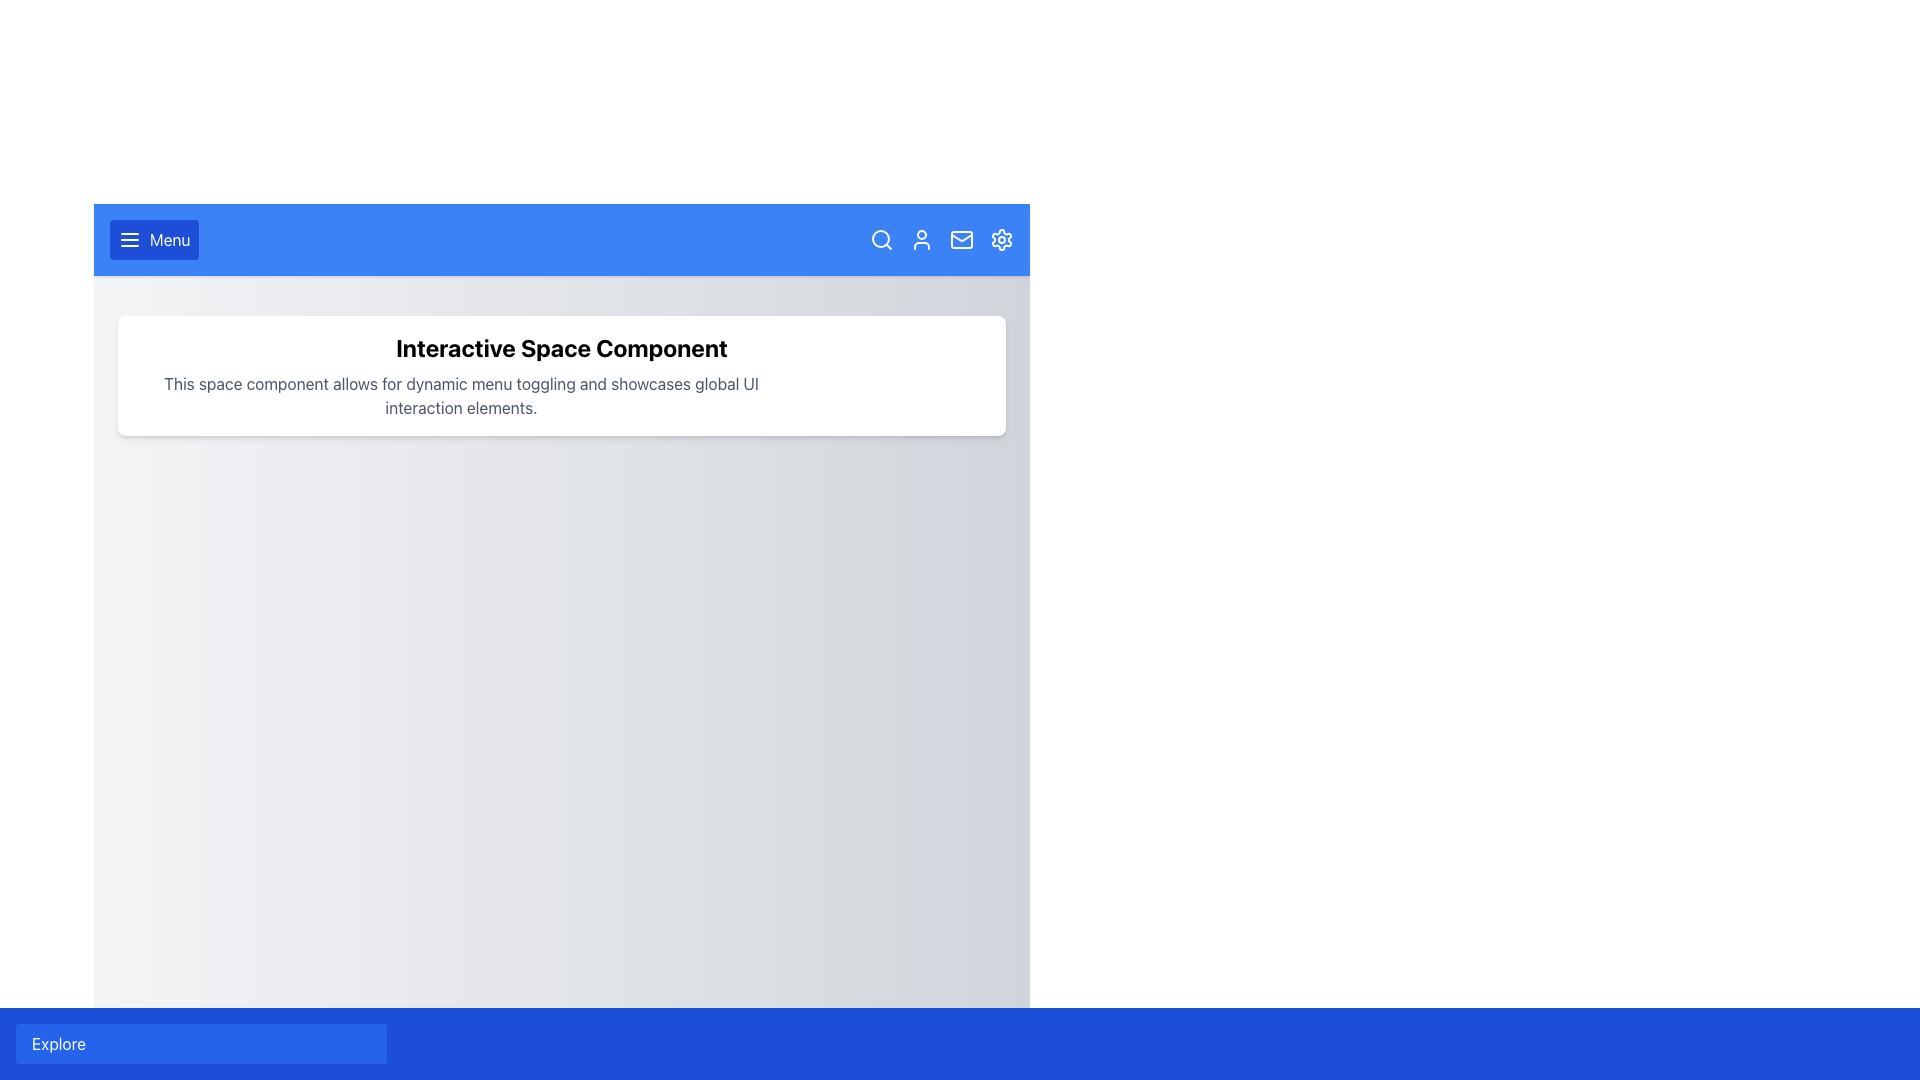  I want to click on the mail or messaging icon button located at the top-right corner of the interface, which is the third icon from the right in a row of icons, so click(961, 238).